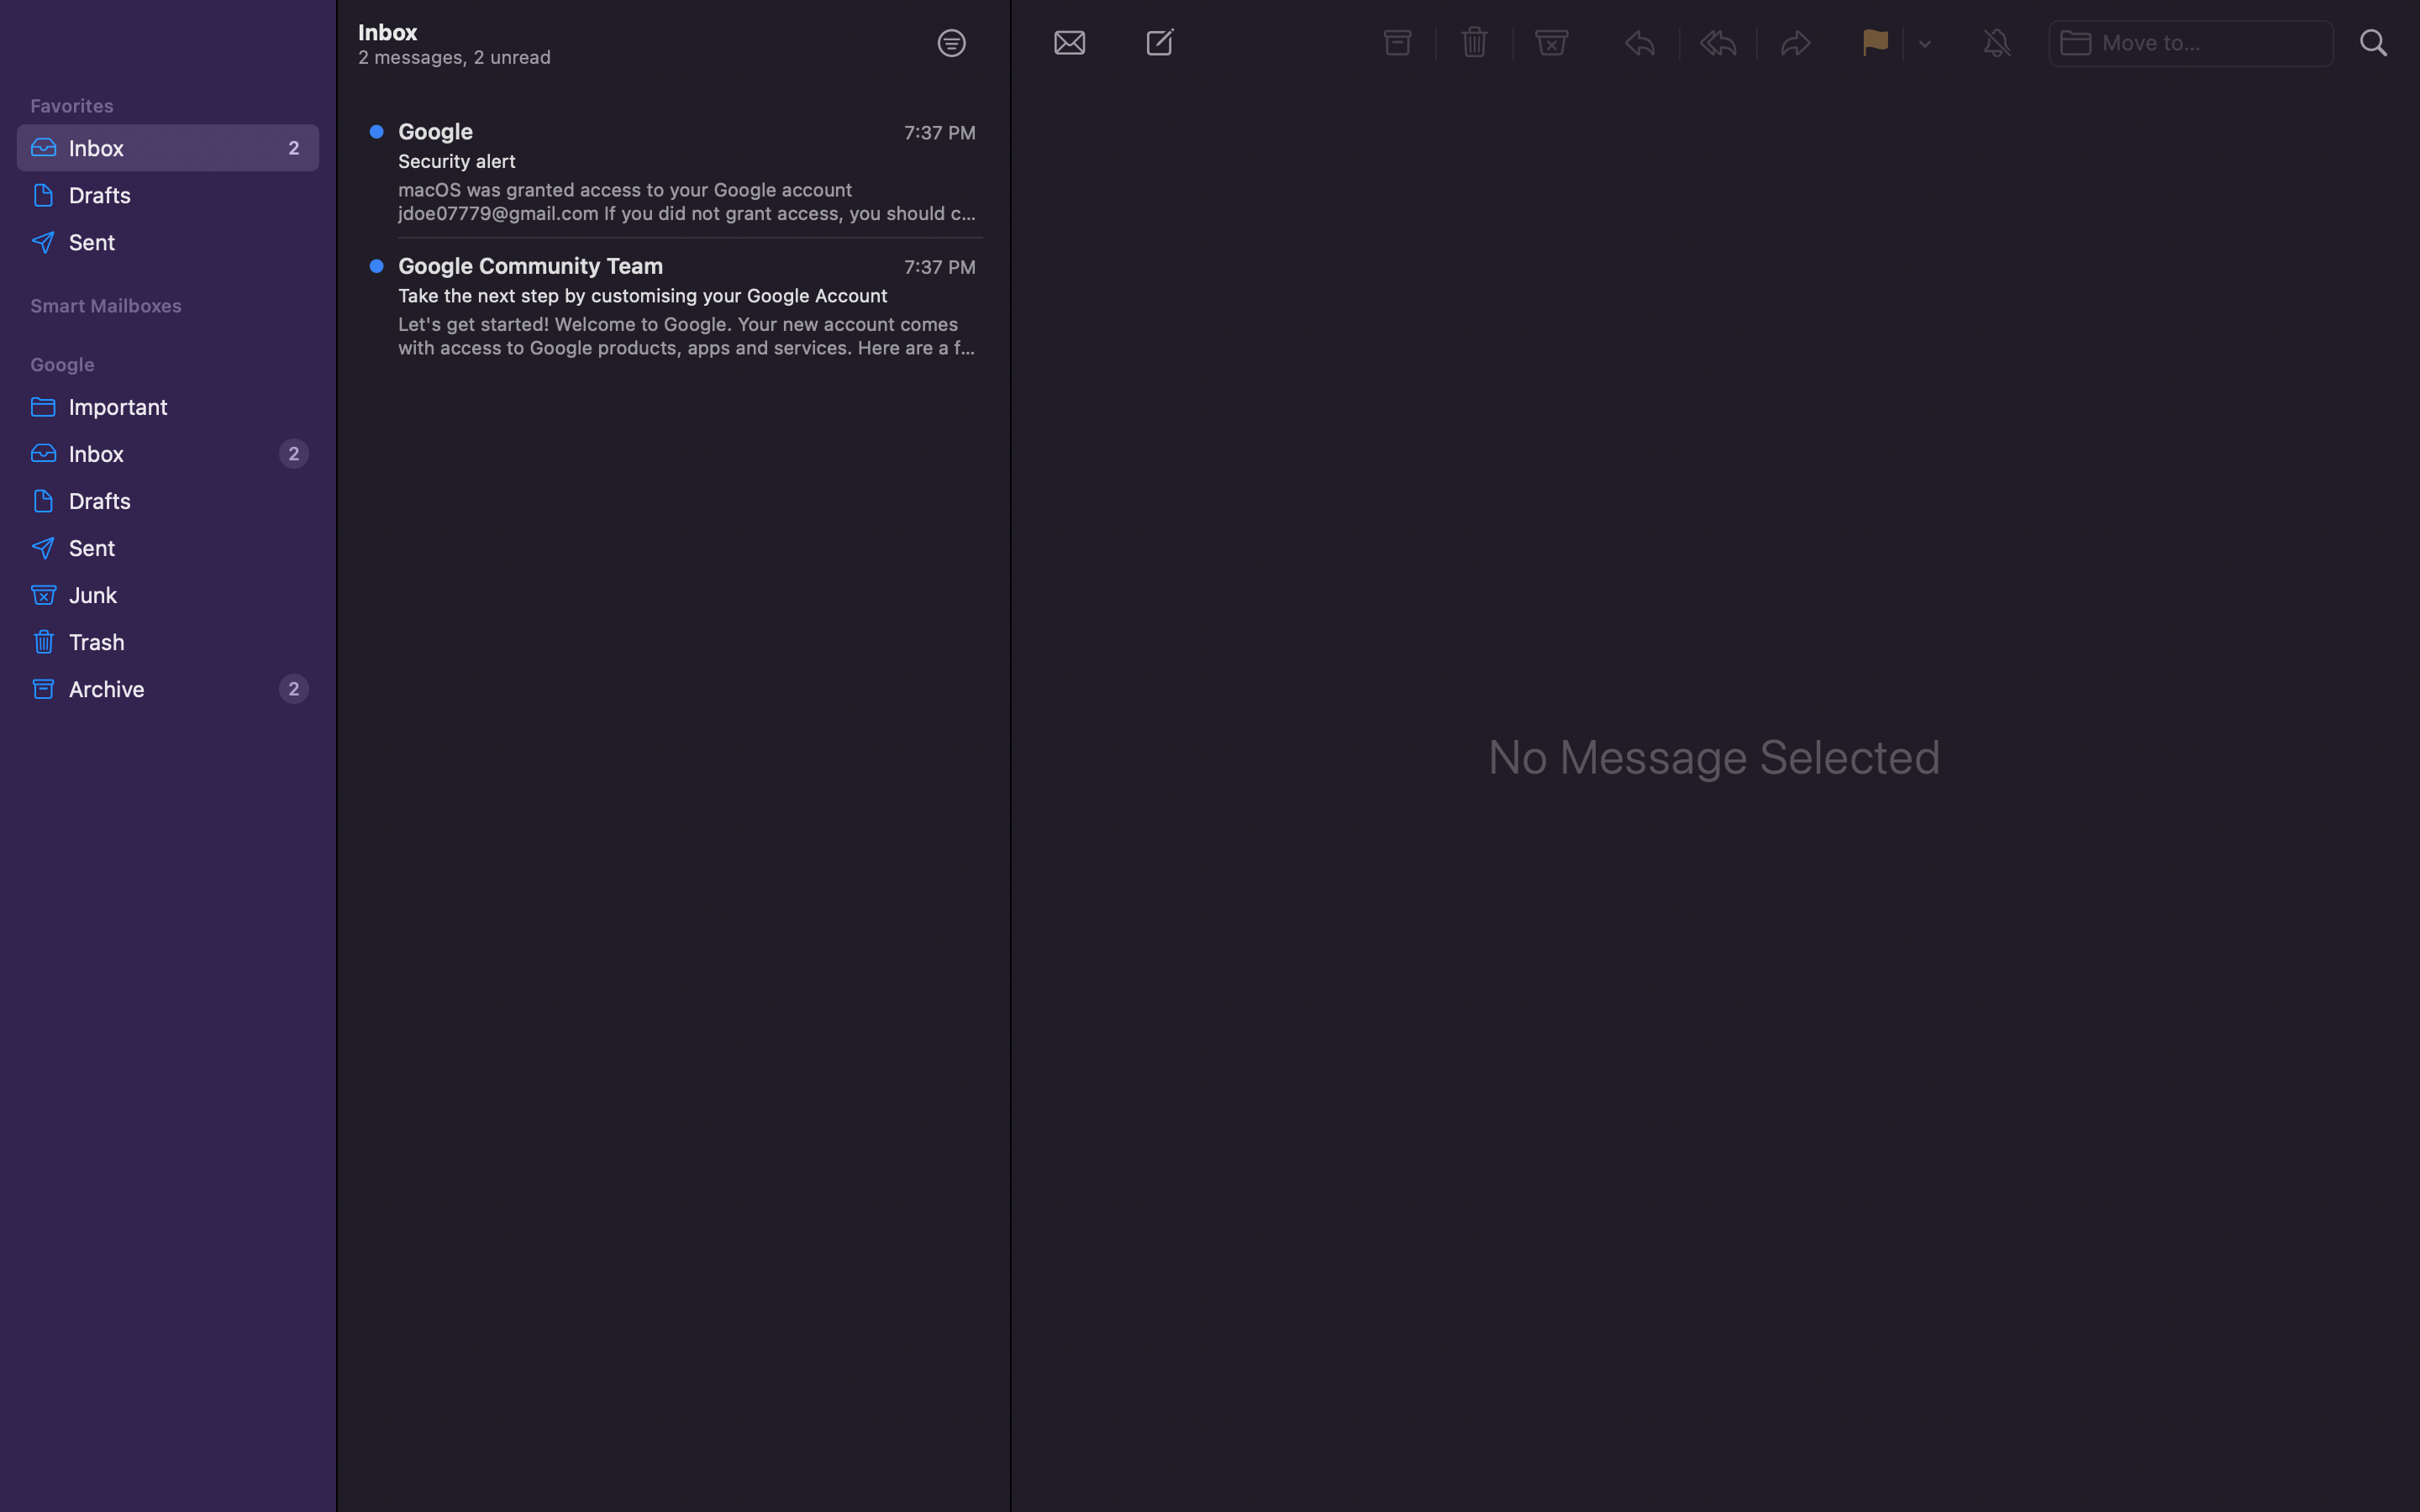 The image size is (2420, 1512). I want to click on Click the option to forward the selected message, so click(1797, 46).